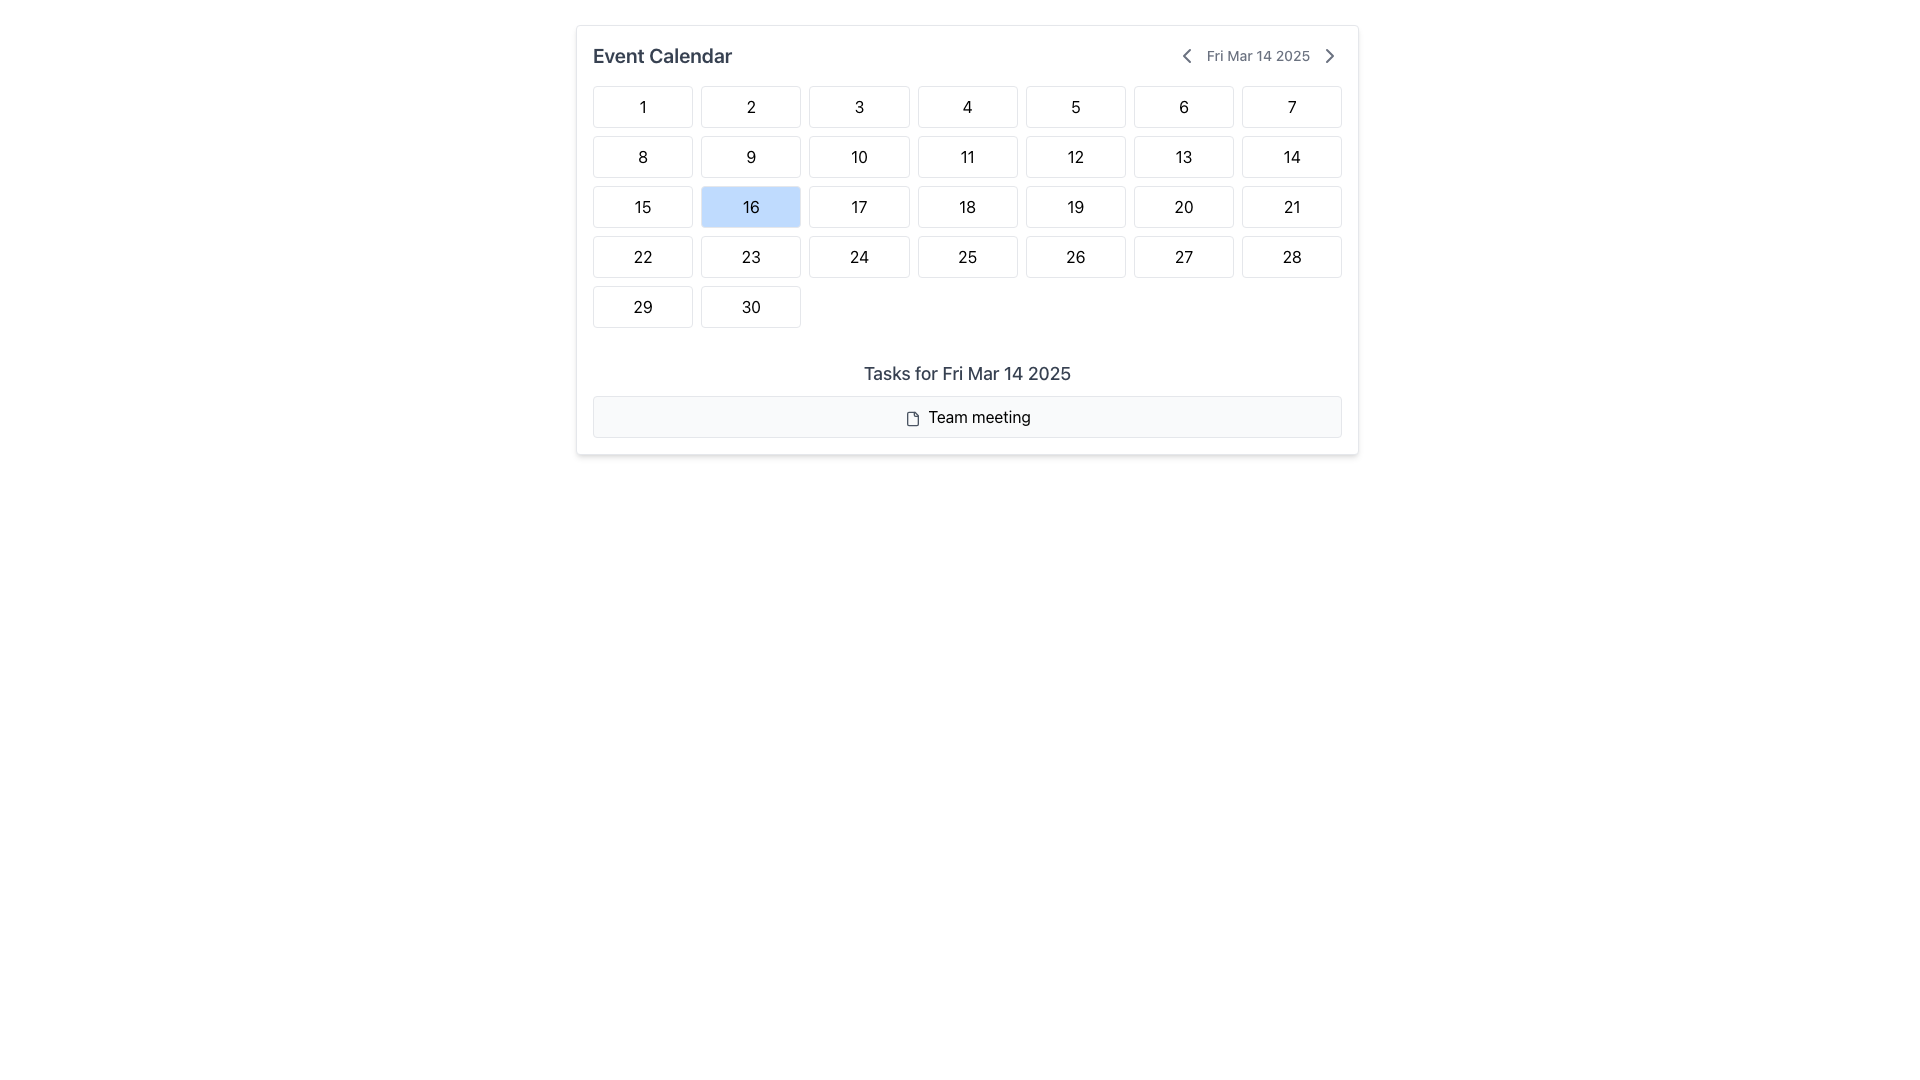  What do you see at coordinates (1184, 107) in the screenshot?
I see `the calendar date cell element displaying the number '6'` at bounding box center [1184, 107].